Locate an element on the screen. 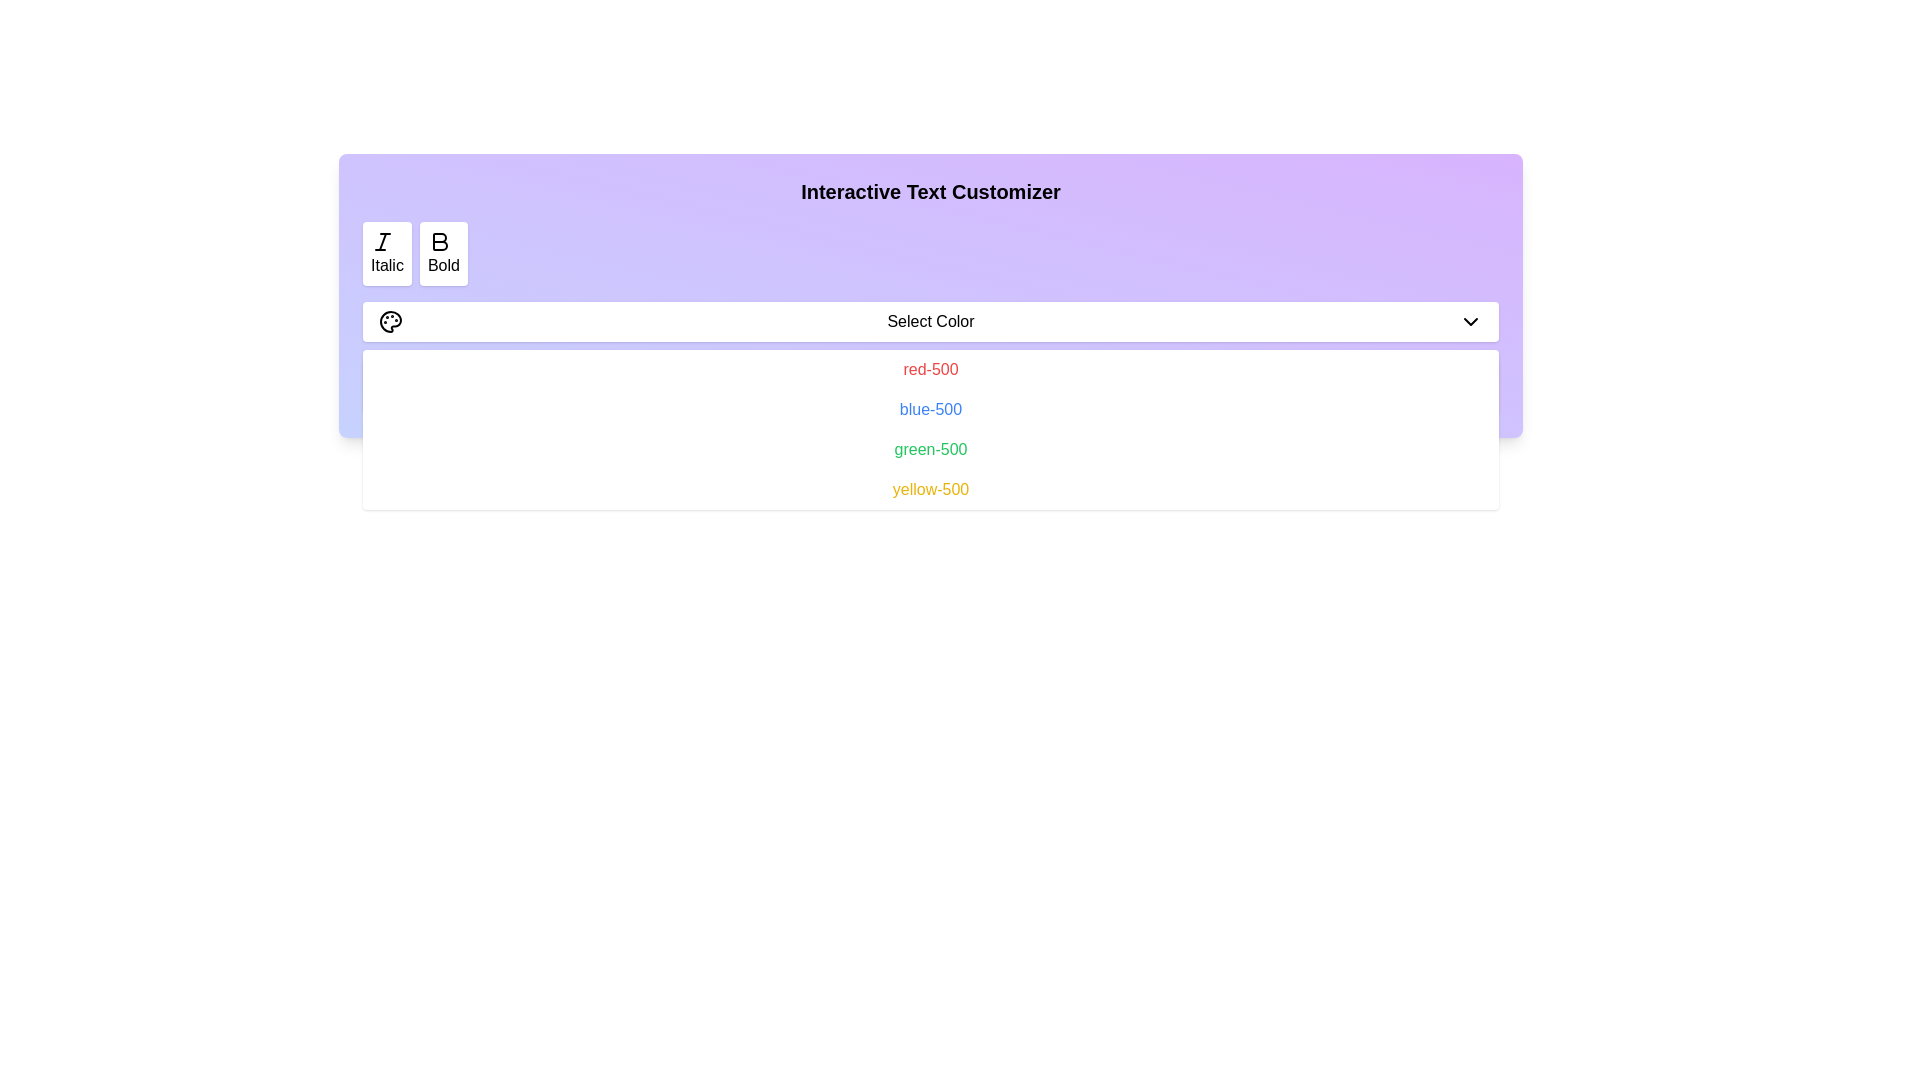 Image resolution: width=1920 pixels, height=1080 pixels. the rectangular button with rounded corners labeled 'Italic' is located at coordinates (387, 253).